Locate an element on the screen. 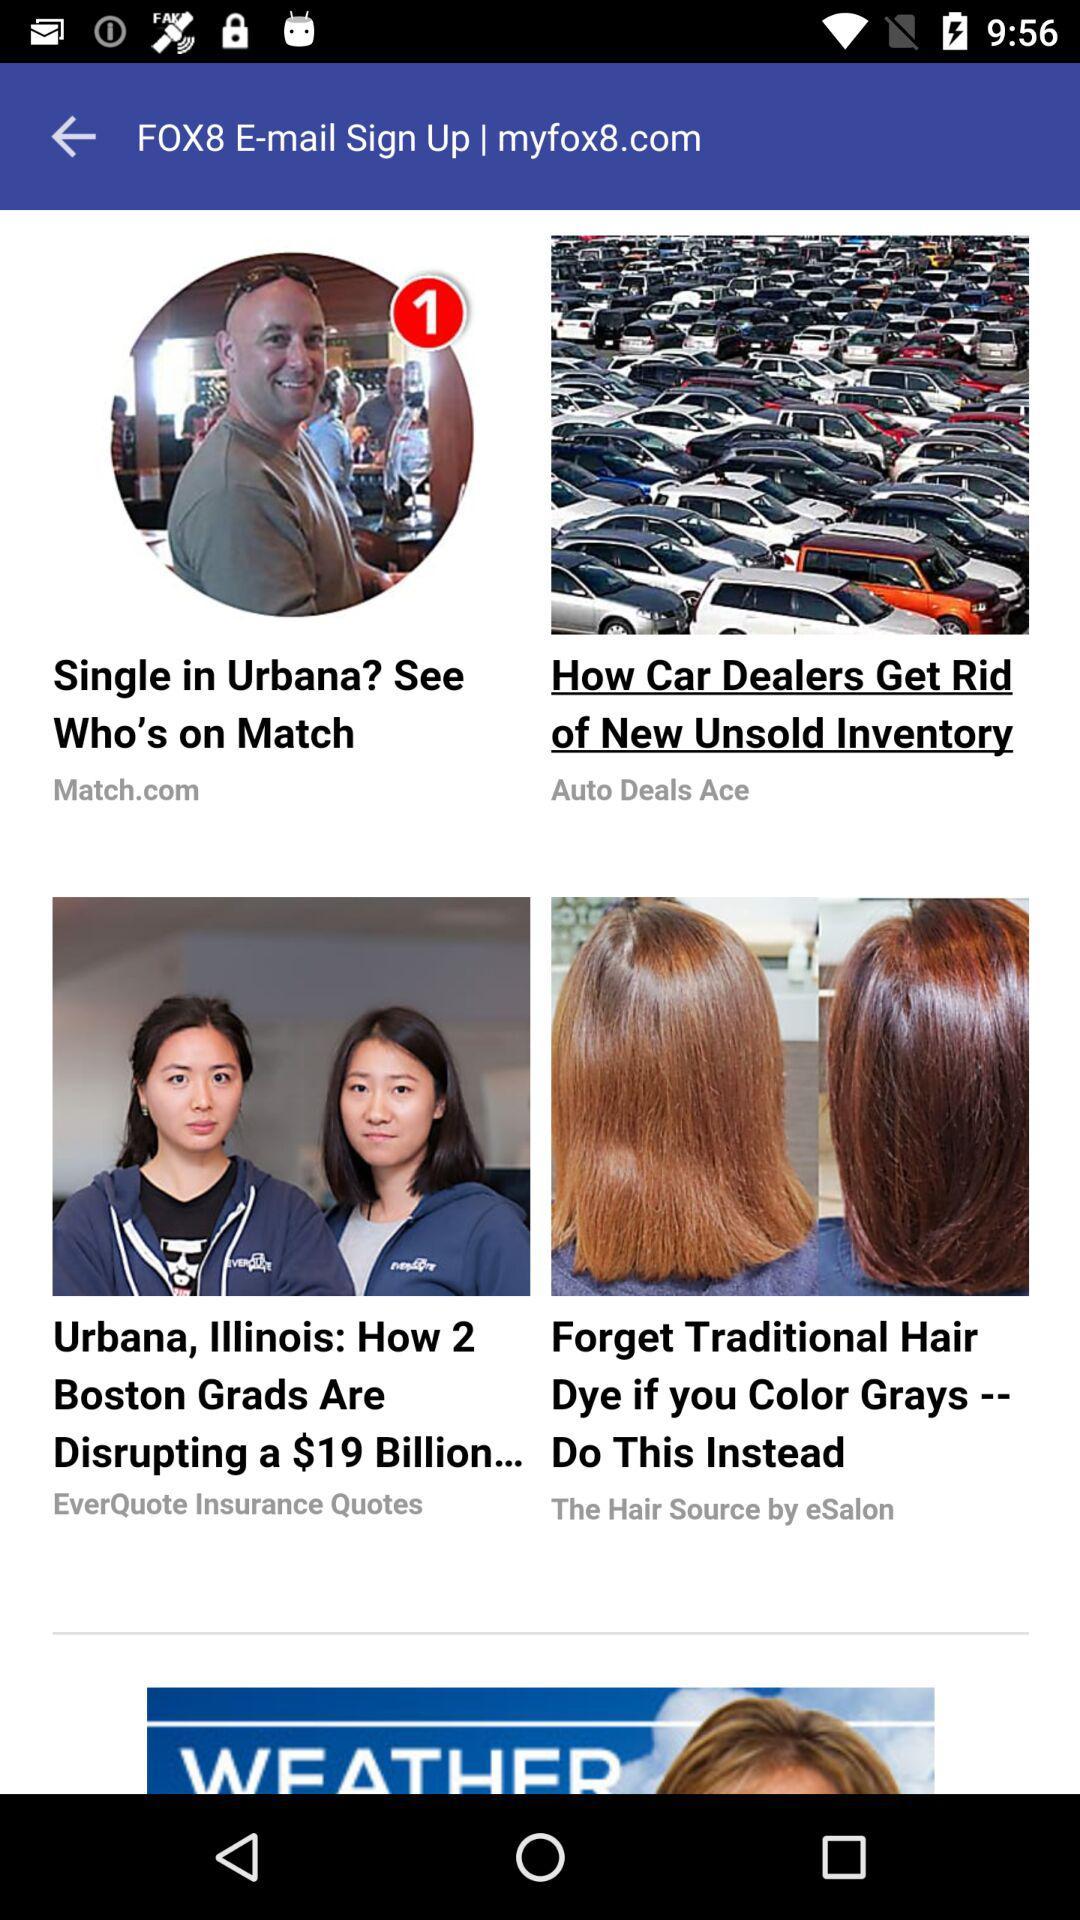 This screenshot has width=1080, height=1920. read an article is located at coordinates (540, 1002).